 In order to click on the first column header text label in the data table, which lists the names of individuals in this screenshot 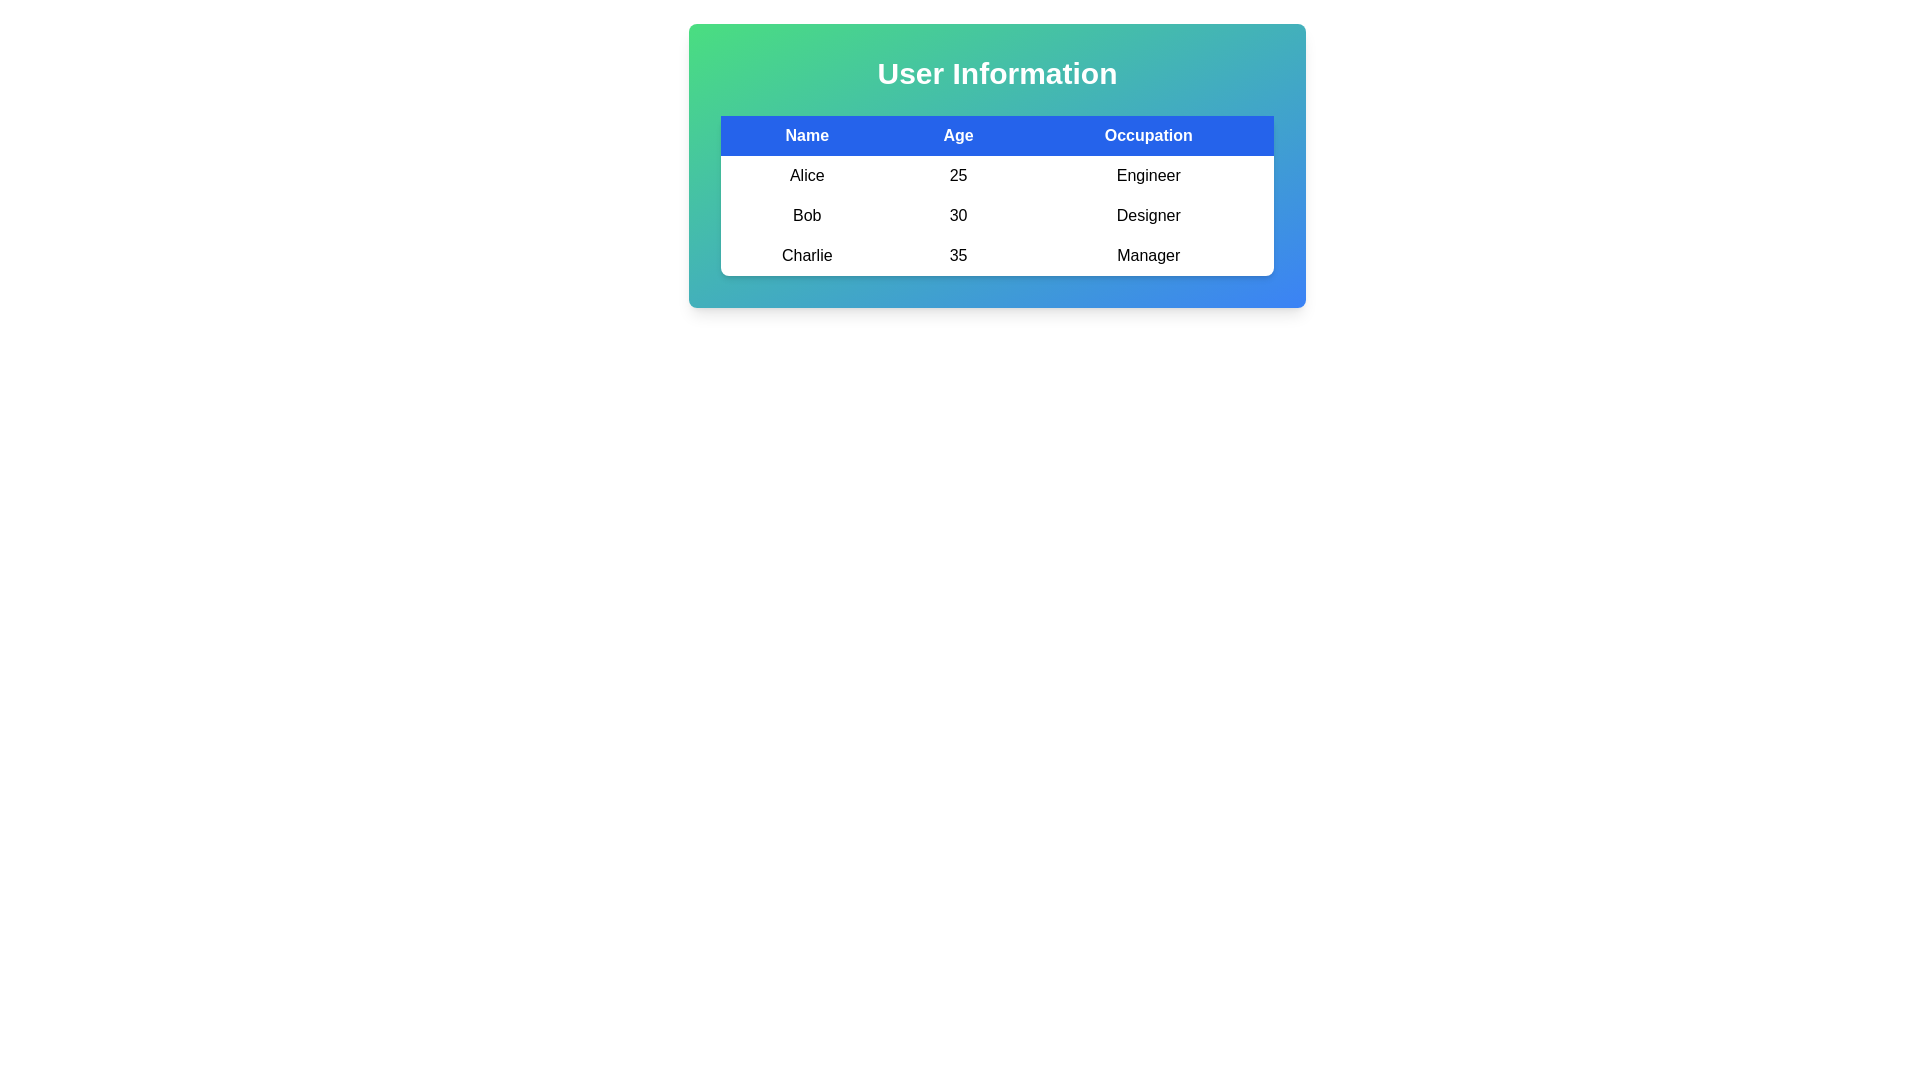, I will do `click(807, 135)`.